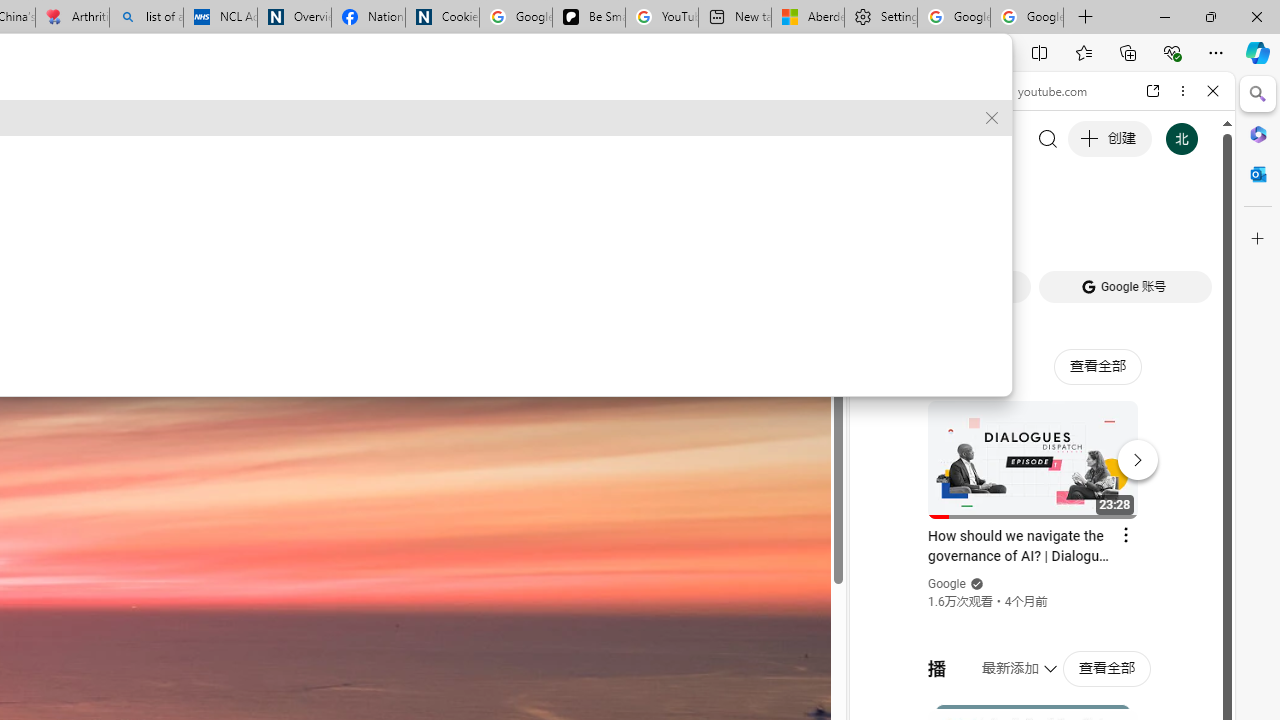 Image resolution: width=1280 pixels, height=720 pixels. What do you see at coordinates (441, 17) in the screenshot?
I see `'Cookies'` at bounding box center [441, 17].